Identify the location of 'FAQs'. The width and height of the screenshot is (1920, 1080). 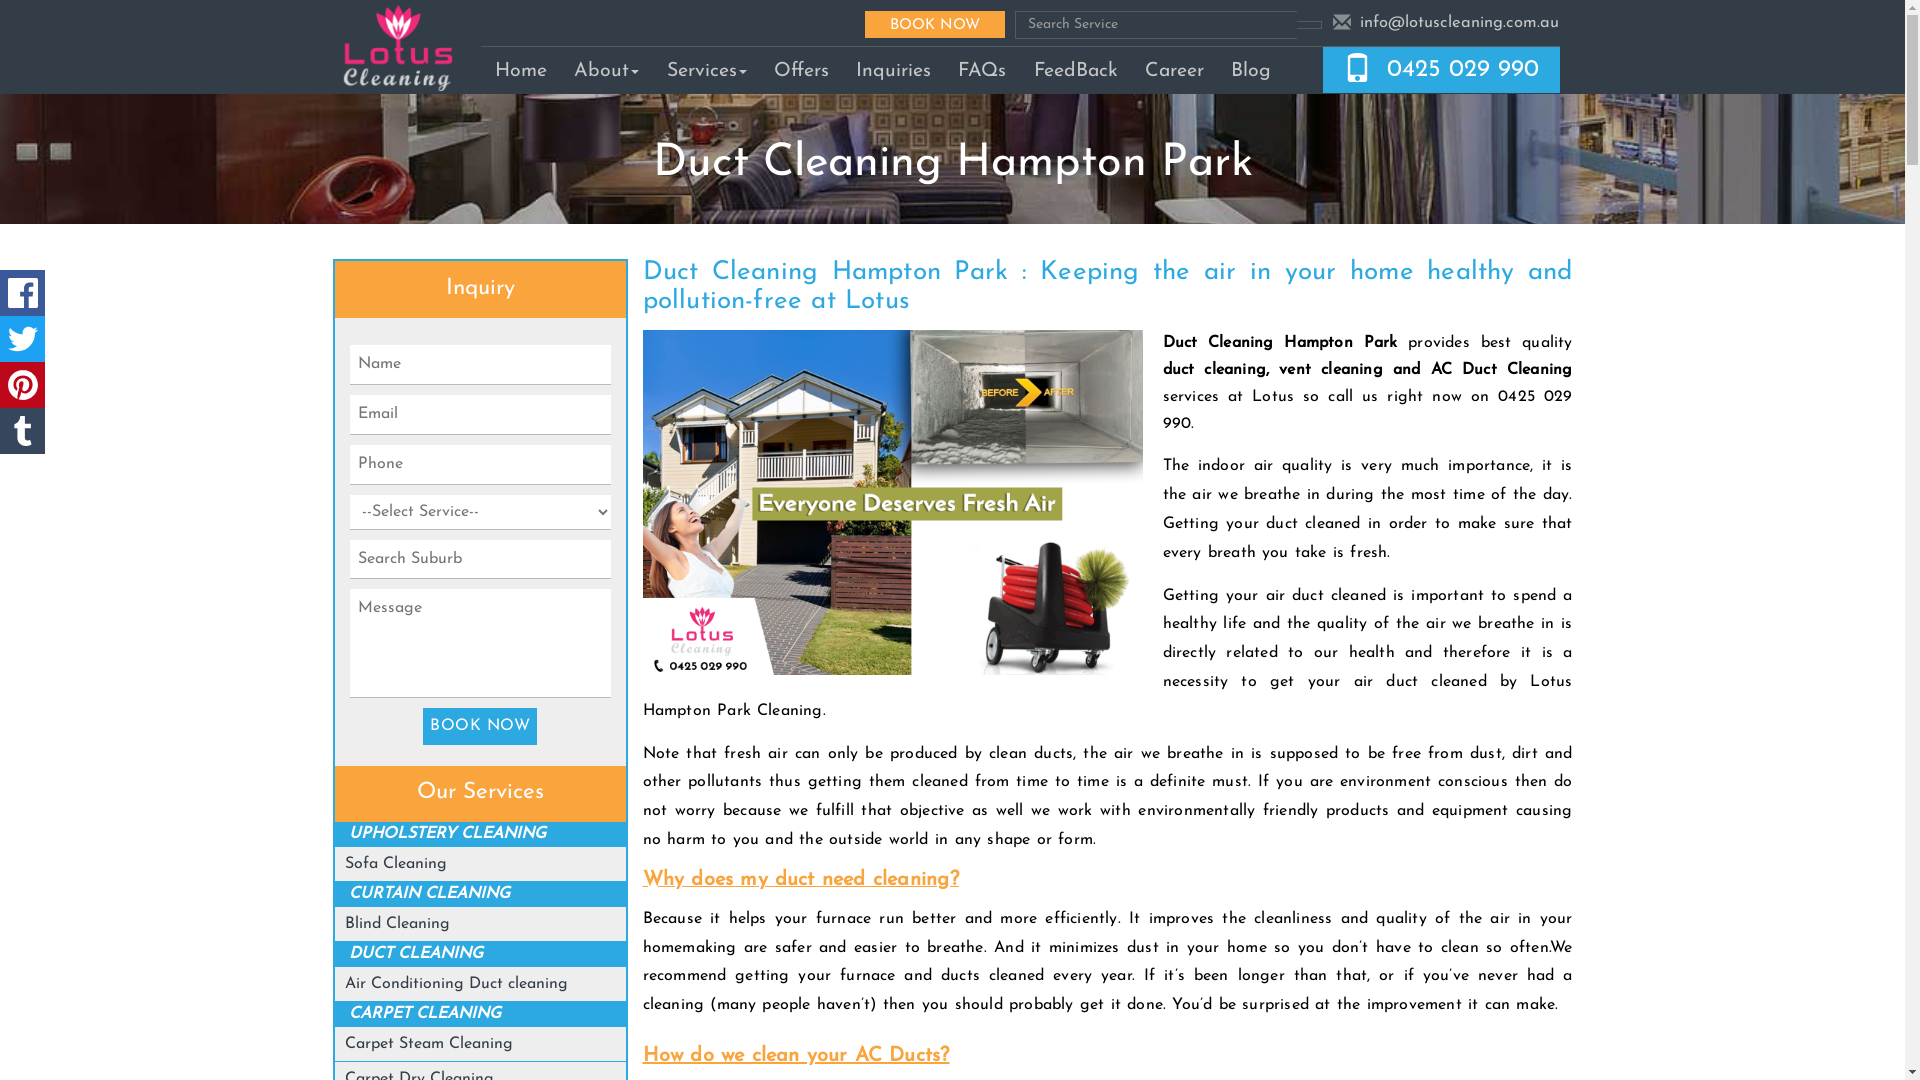
(982, 69).